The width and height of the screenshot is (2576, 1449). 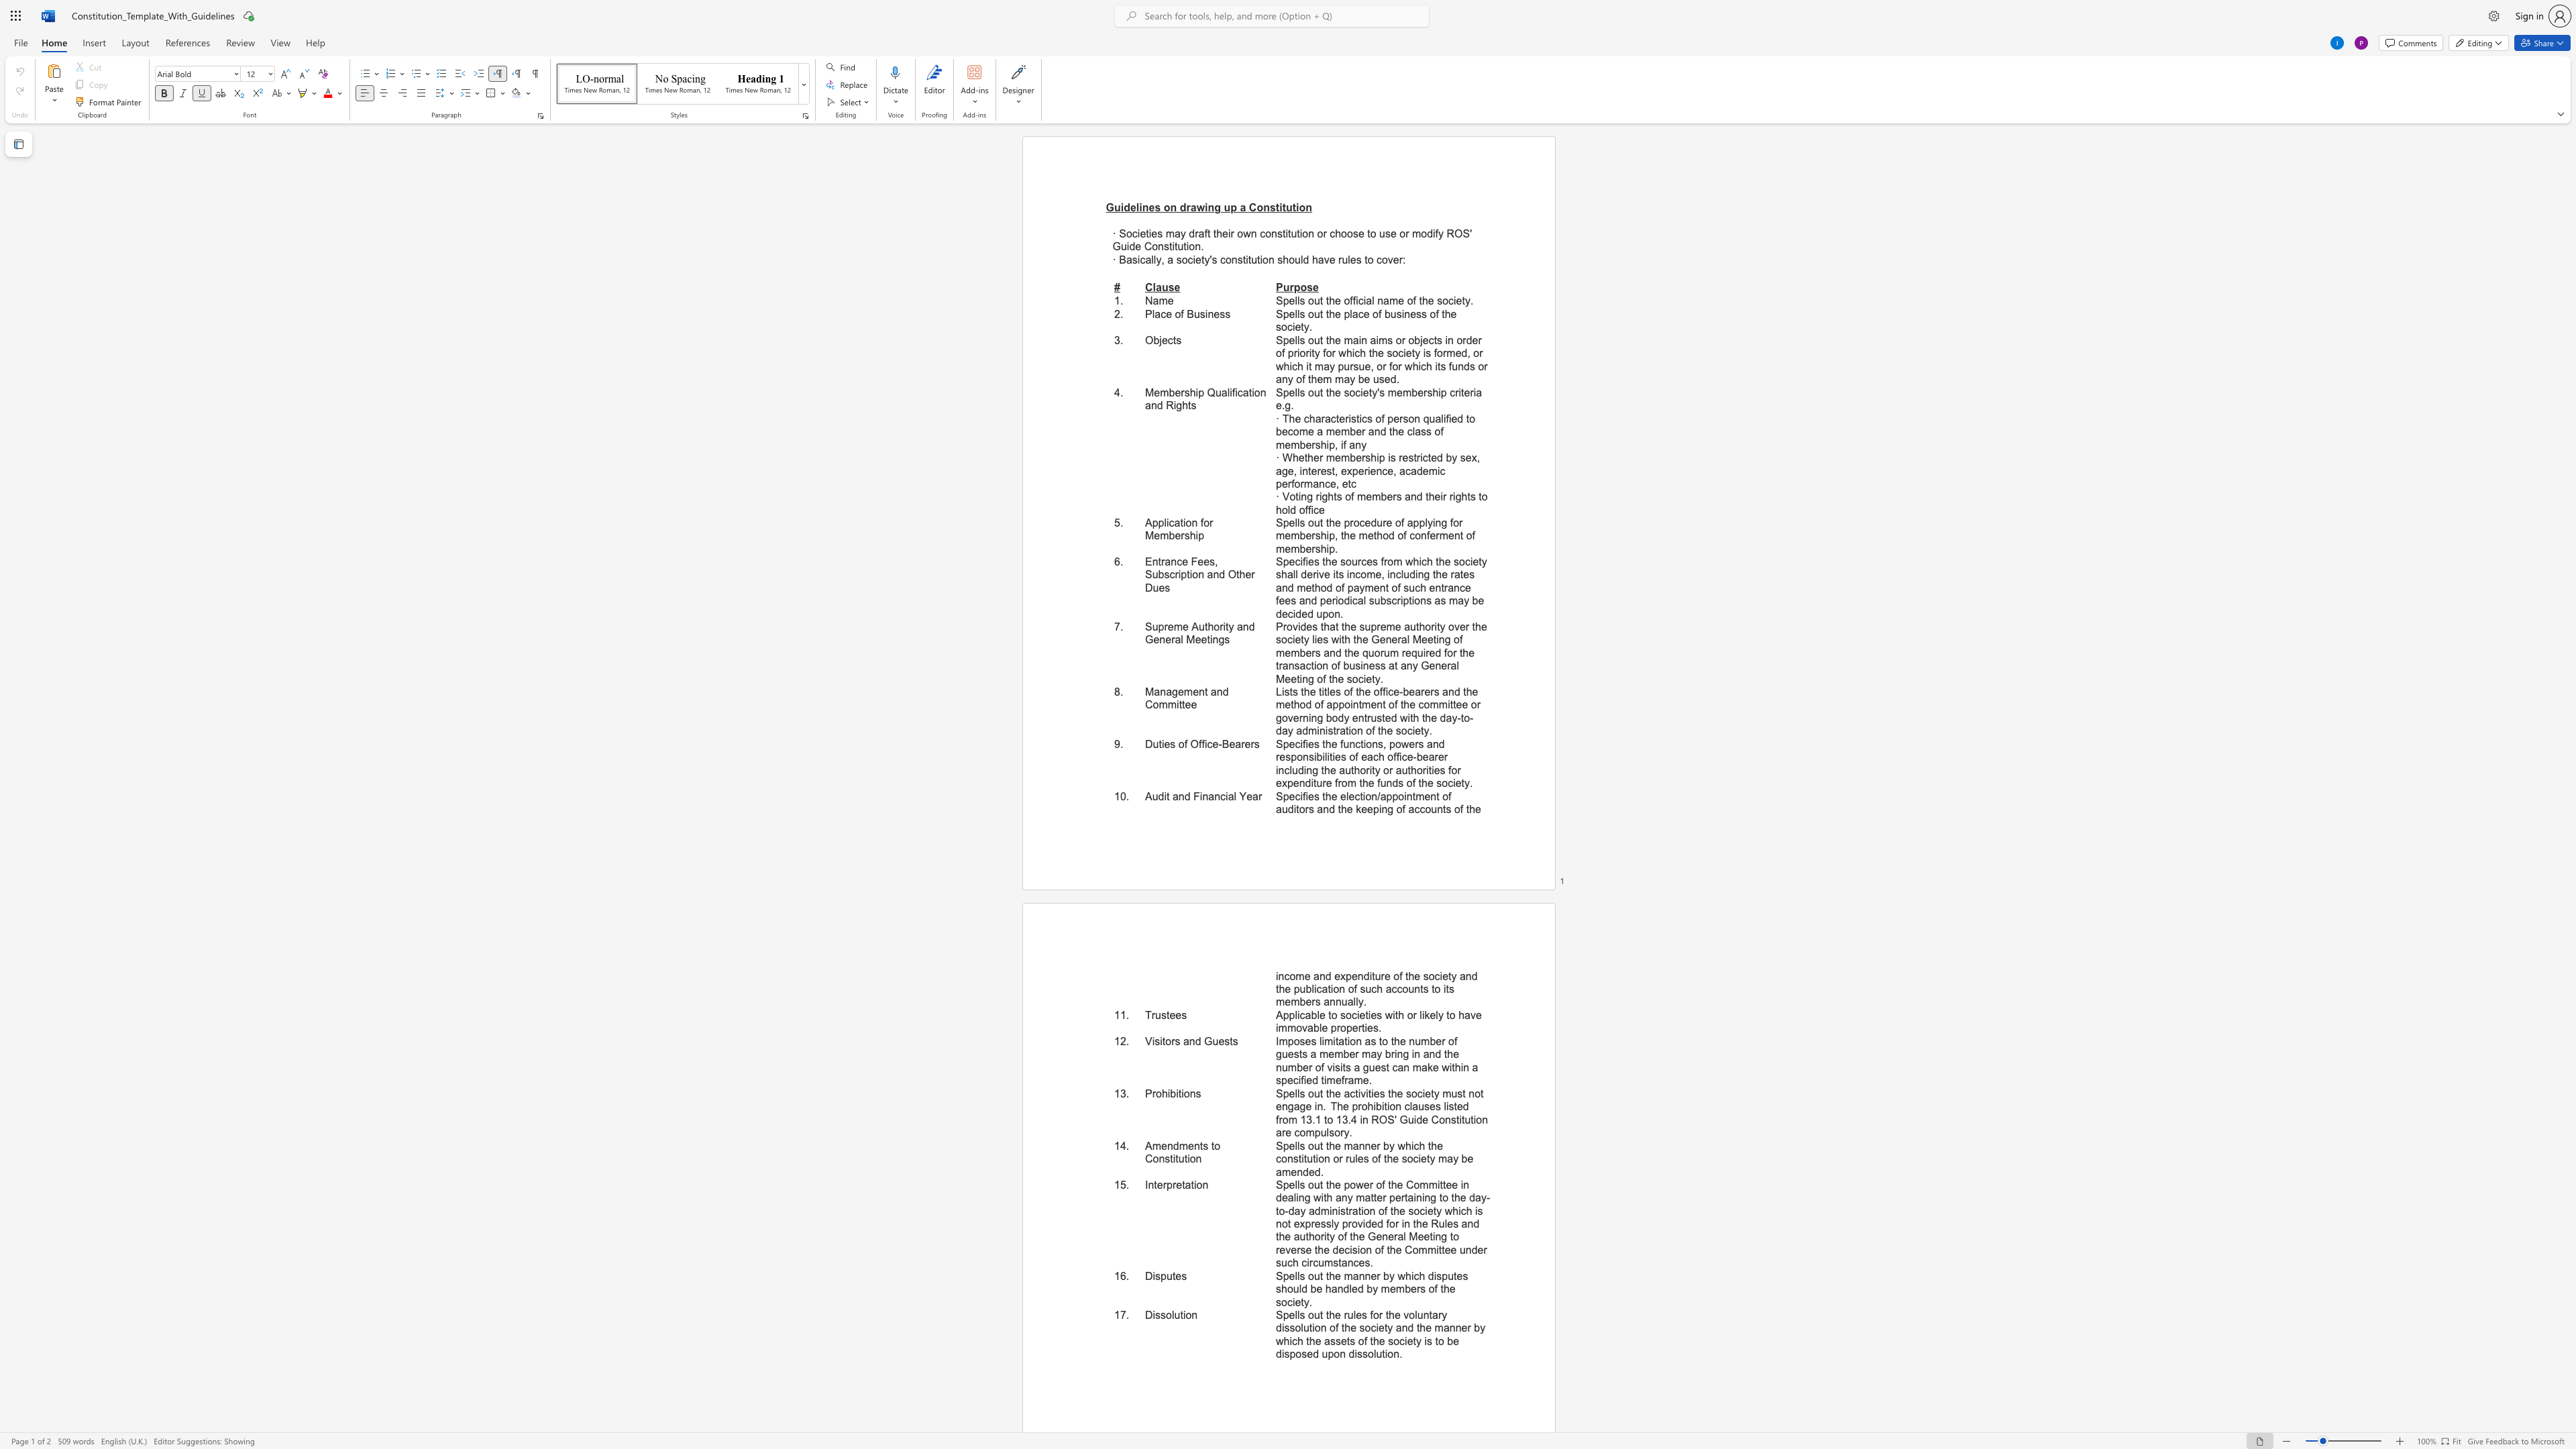 I want to click on the subset text "ns" within the text "Prohibitions", so click(x=1189, y=1092).